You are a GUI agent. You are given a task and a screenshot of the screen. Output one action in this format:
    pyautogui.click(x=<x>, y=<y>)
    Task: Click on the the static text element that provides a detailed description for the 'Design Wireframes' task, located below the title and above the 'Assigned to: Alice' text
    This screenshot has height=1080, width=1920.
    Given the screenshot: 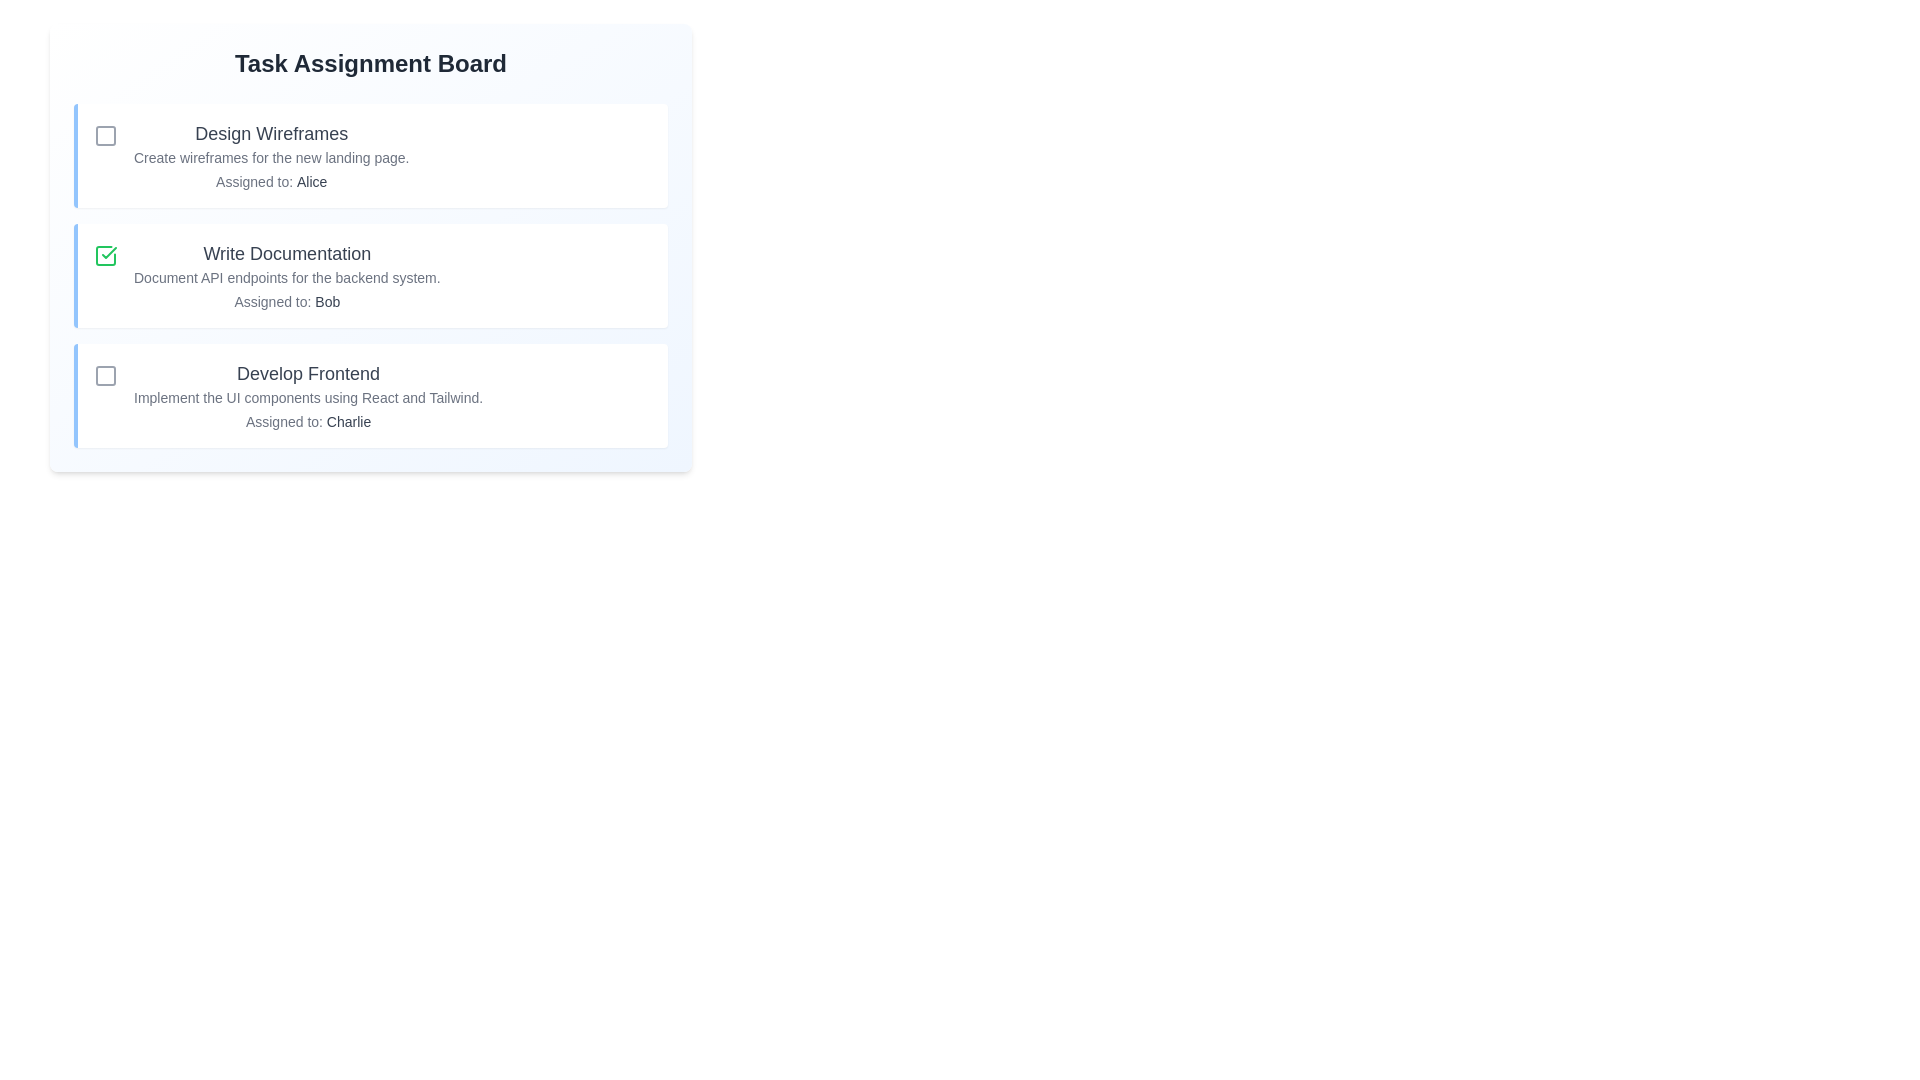 What is the action you would take?
    pyautogui.click(x=270, y=157)
    